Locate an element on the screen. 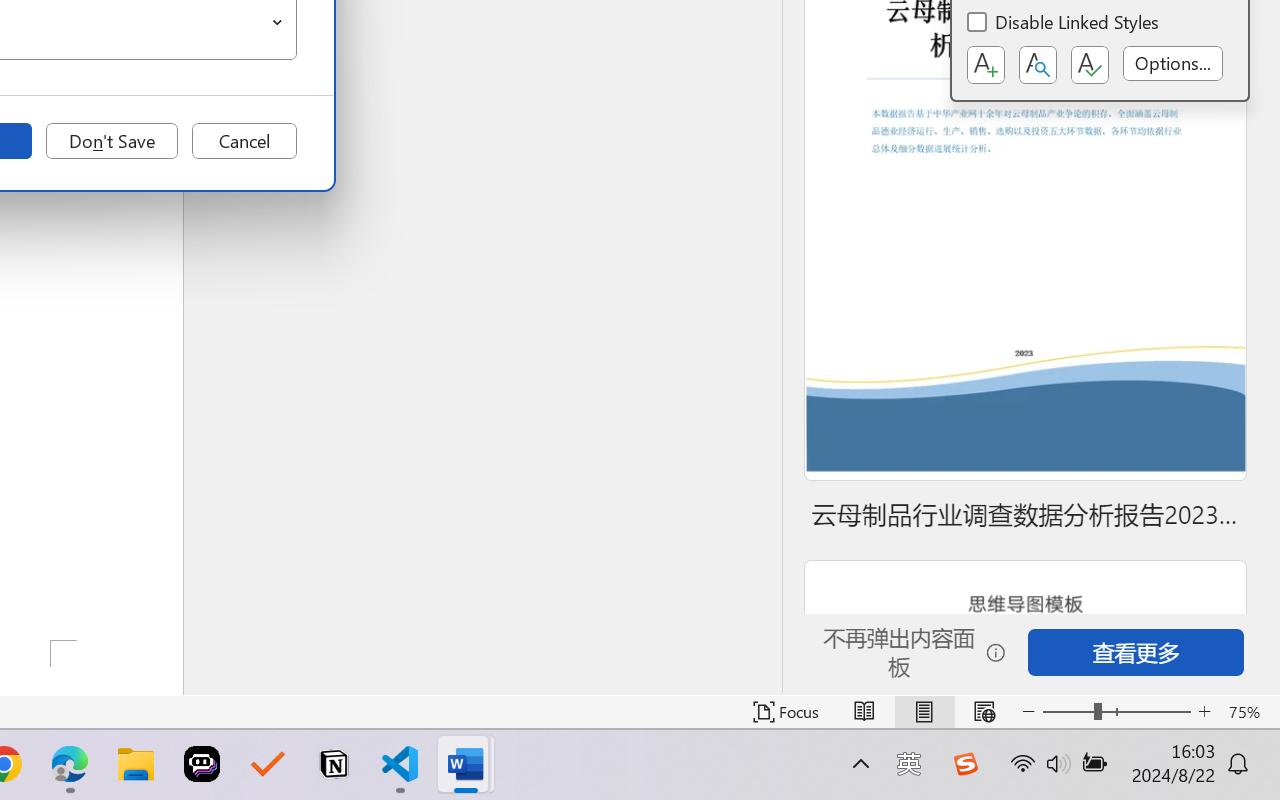  'Zoom Out' is located at coordinates (1067, 711).